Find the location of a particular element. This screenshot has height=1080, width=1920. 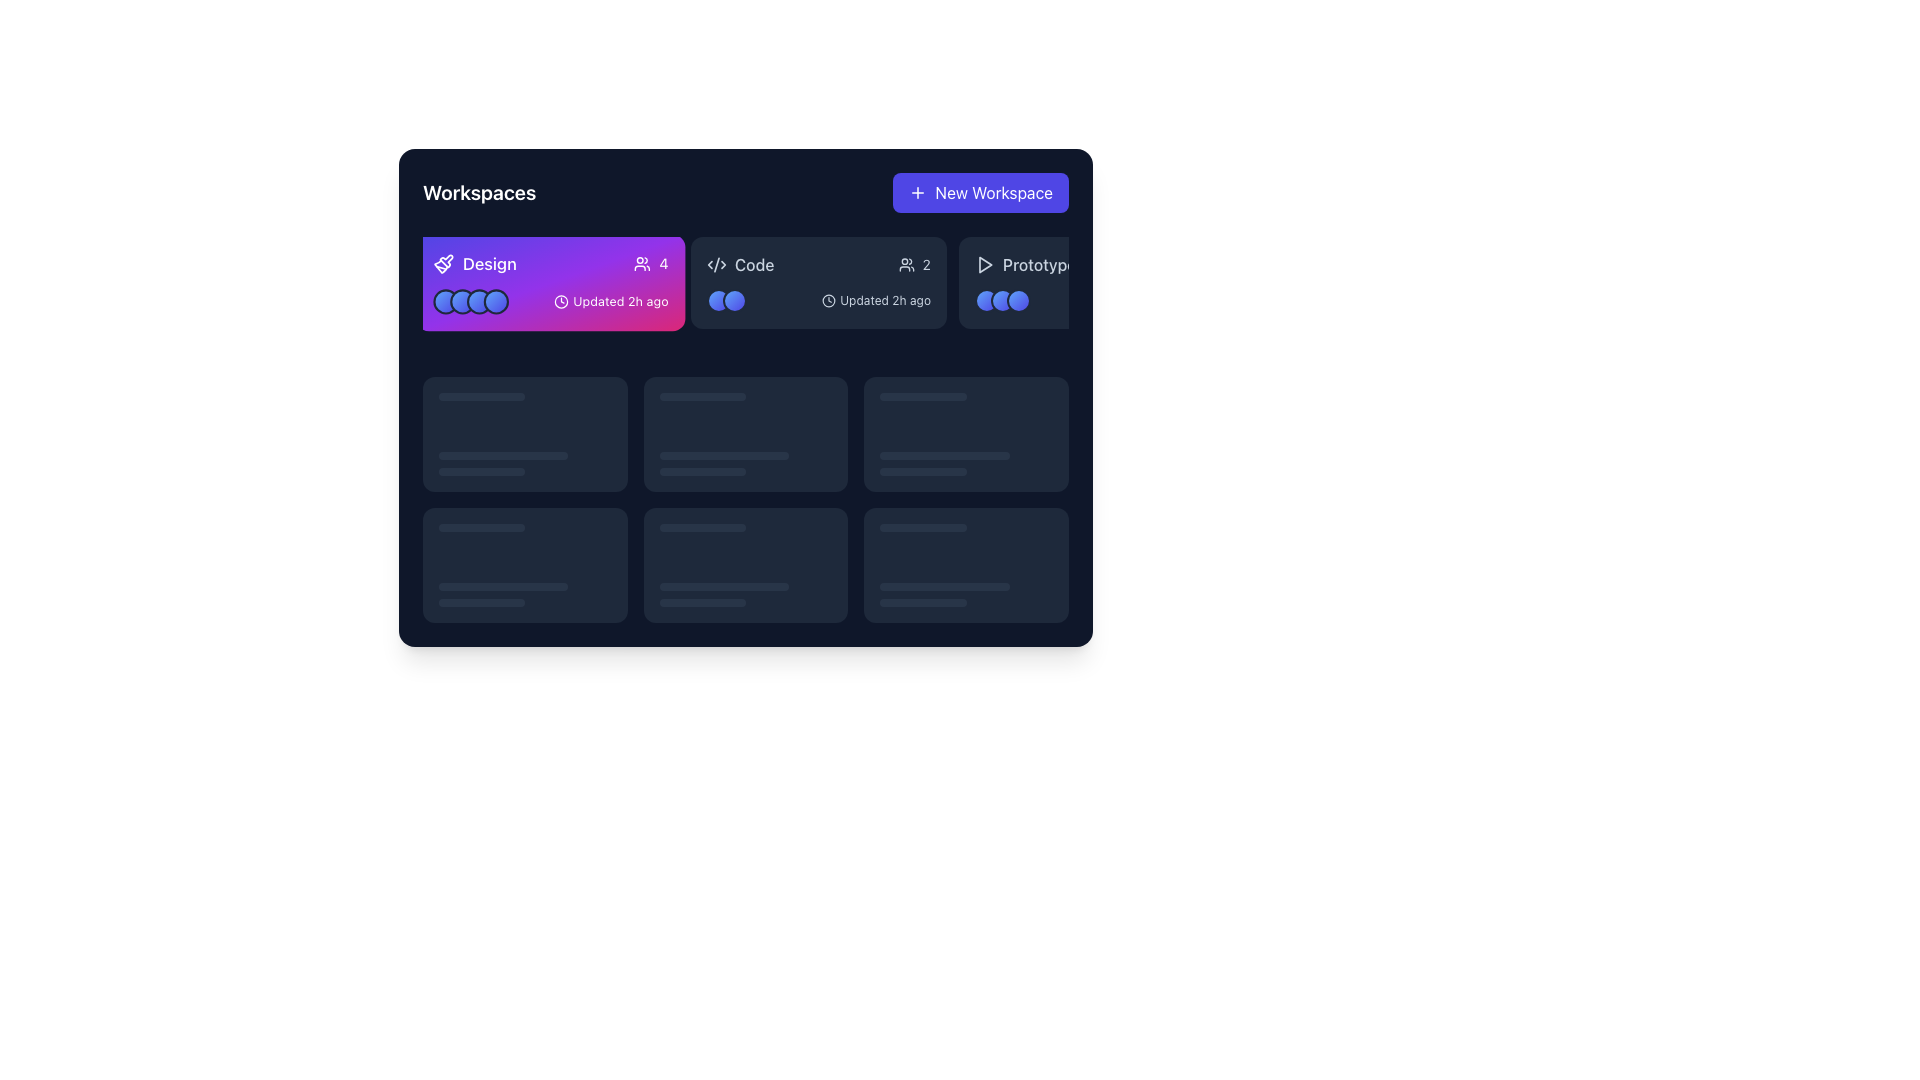

the circular outline within the clock icon located in the 'Code' card of the 'Workspaces' panel is located at coordinates (829, 300).